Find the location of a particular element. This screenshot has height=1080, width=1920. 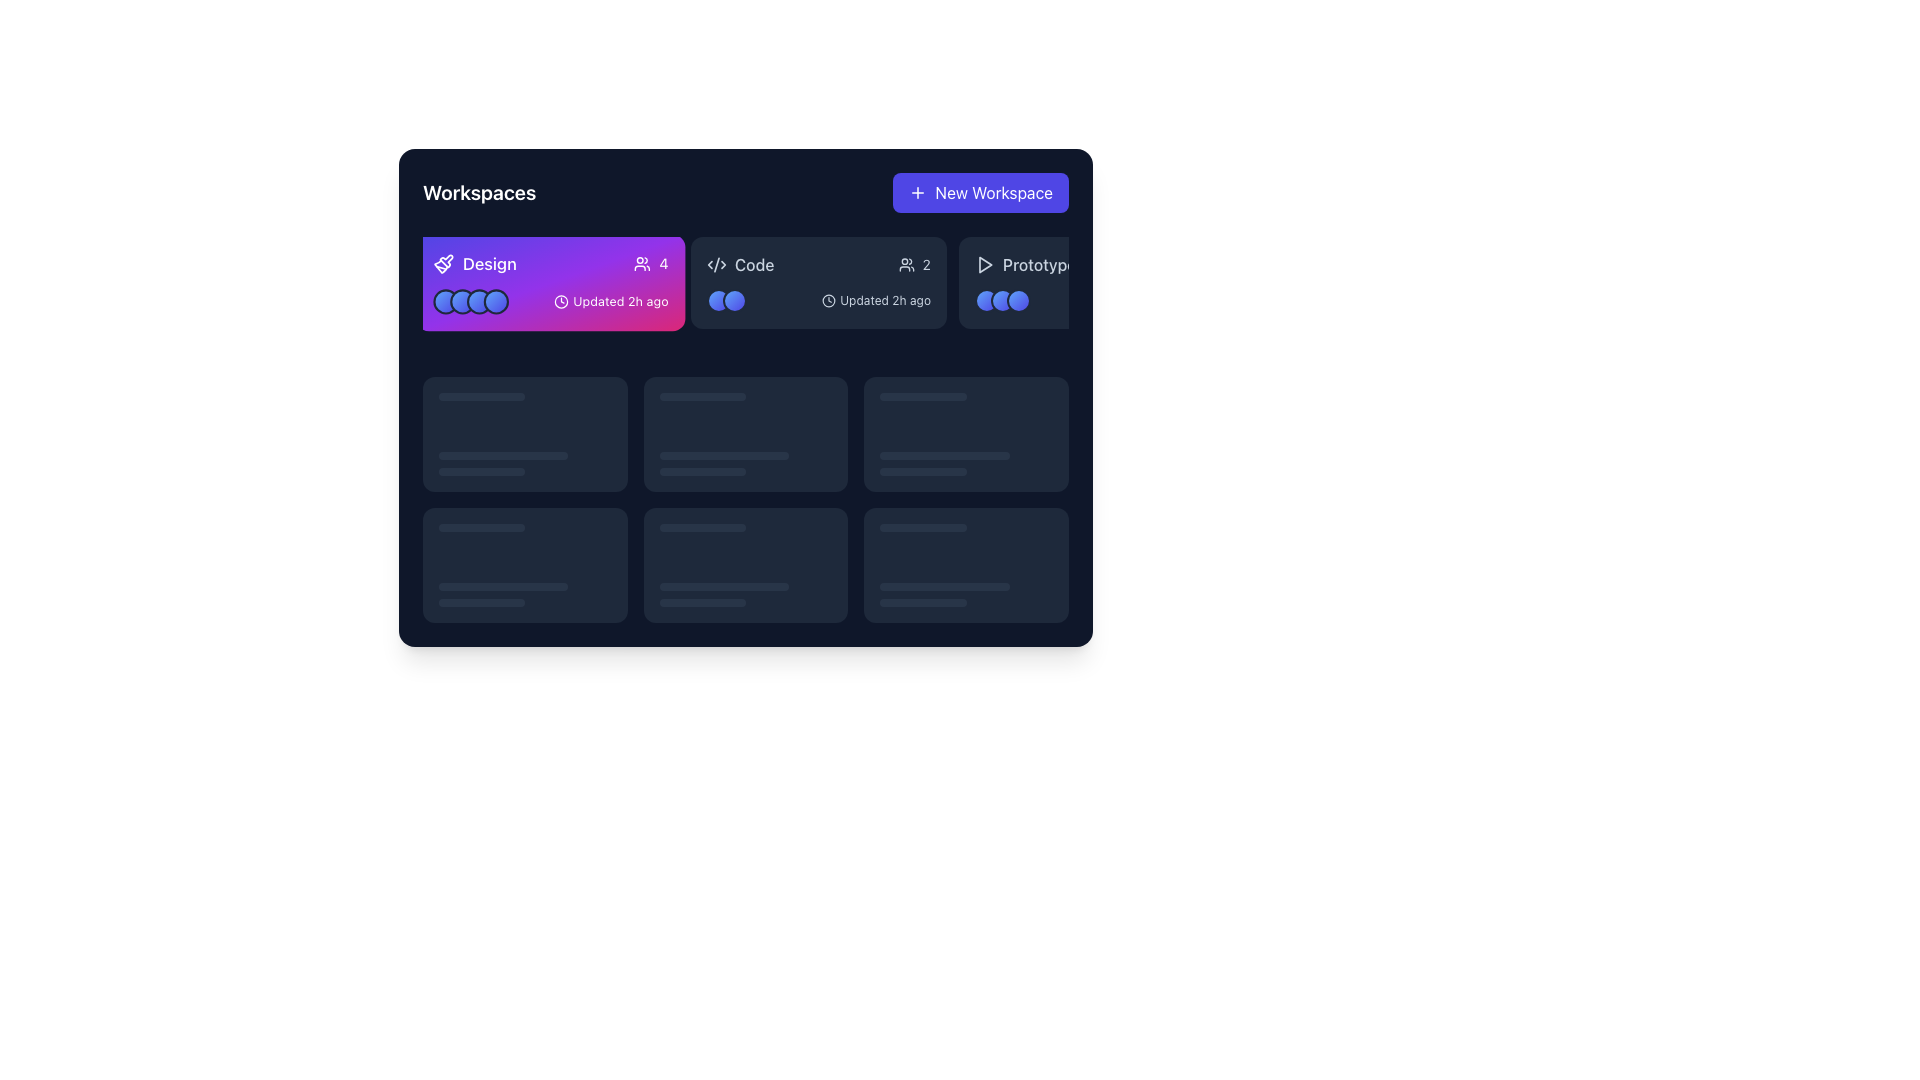

the circular outline within the clock icon located in the 'Code' card of the 'Workspaces' panel is located at coordinates (829, 300).